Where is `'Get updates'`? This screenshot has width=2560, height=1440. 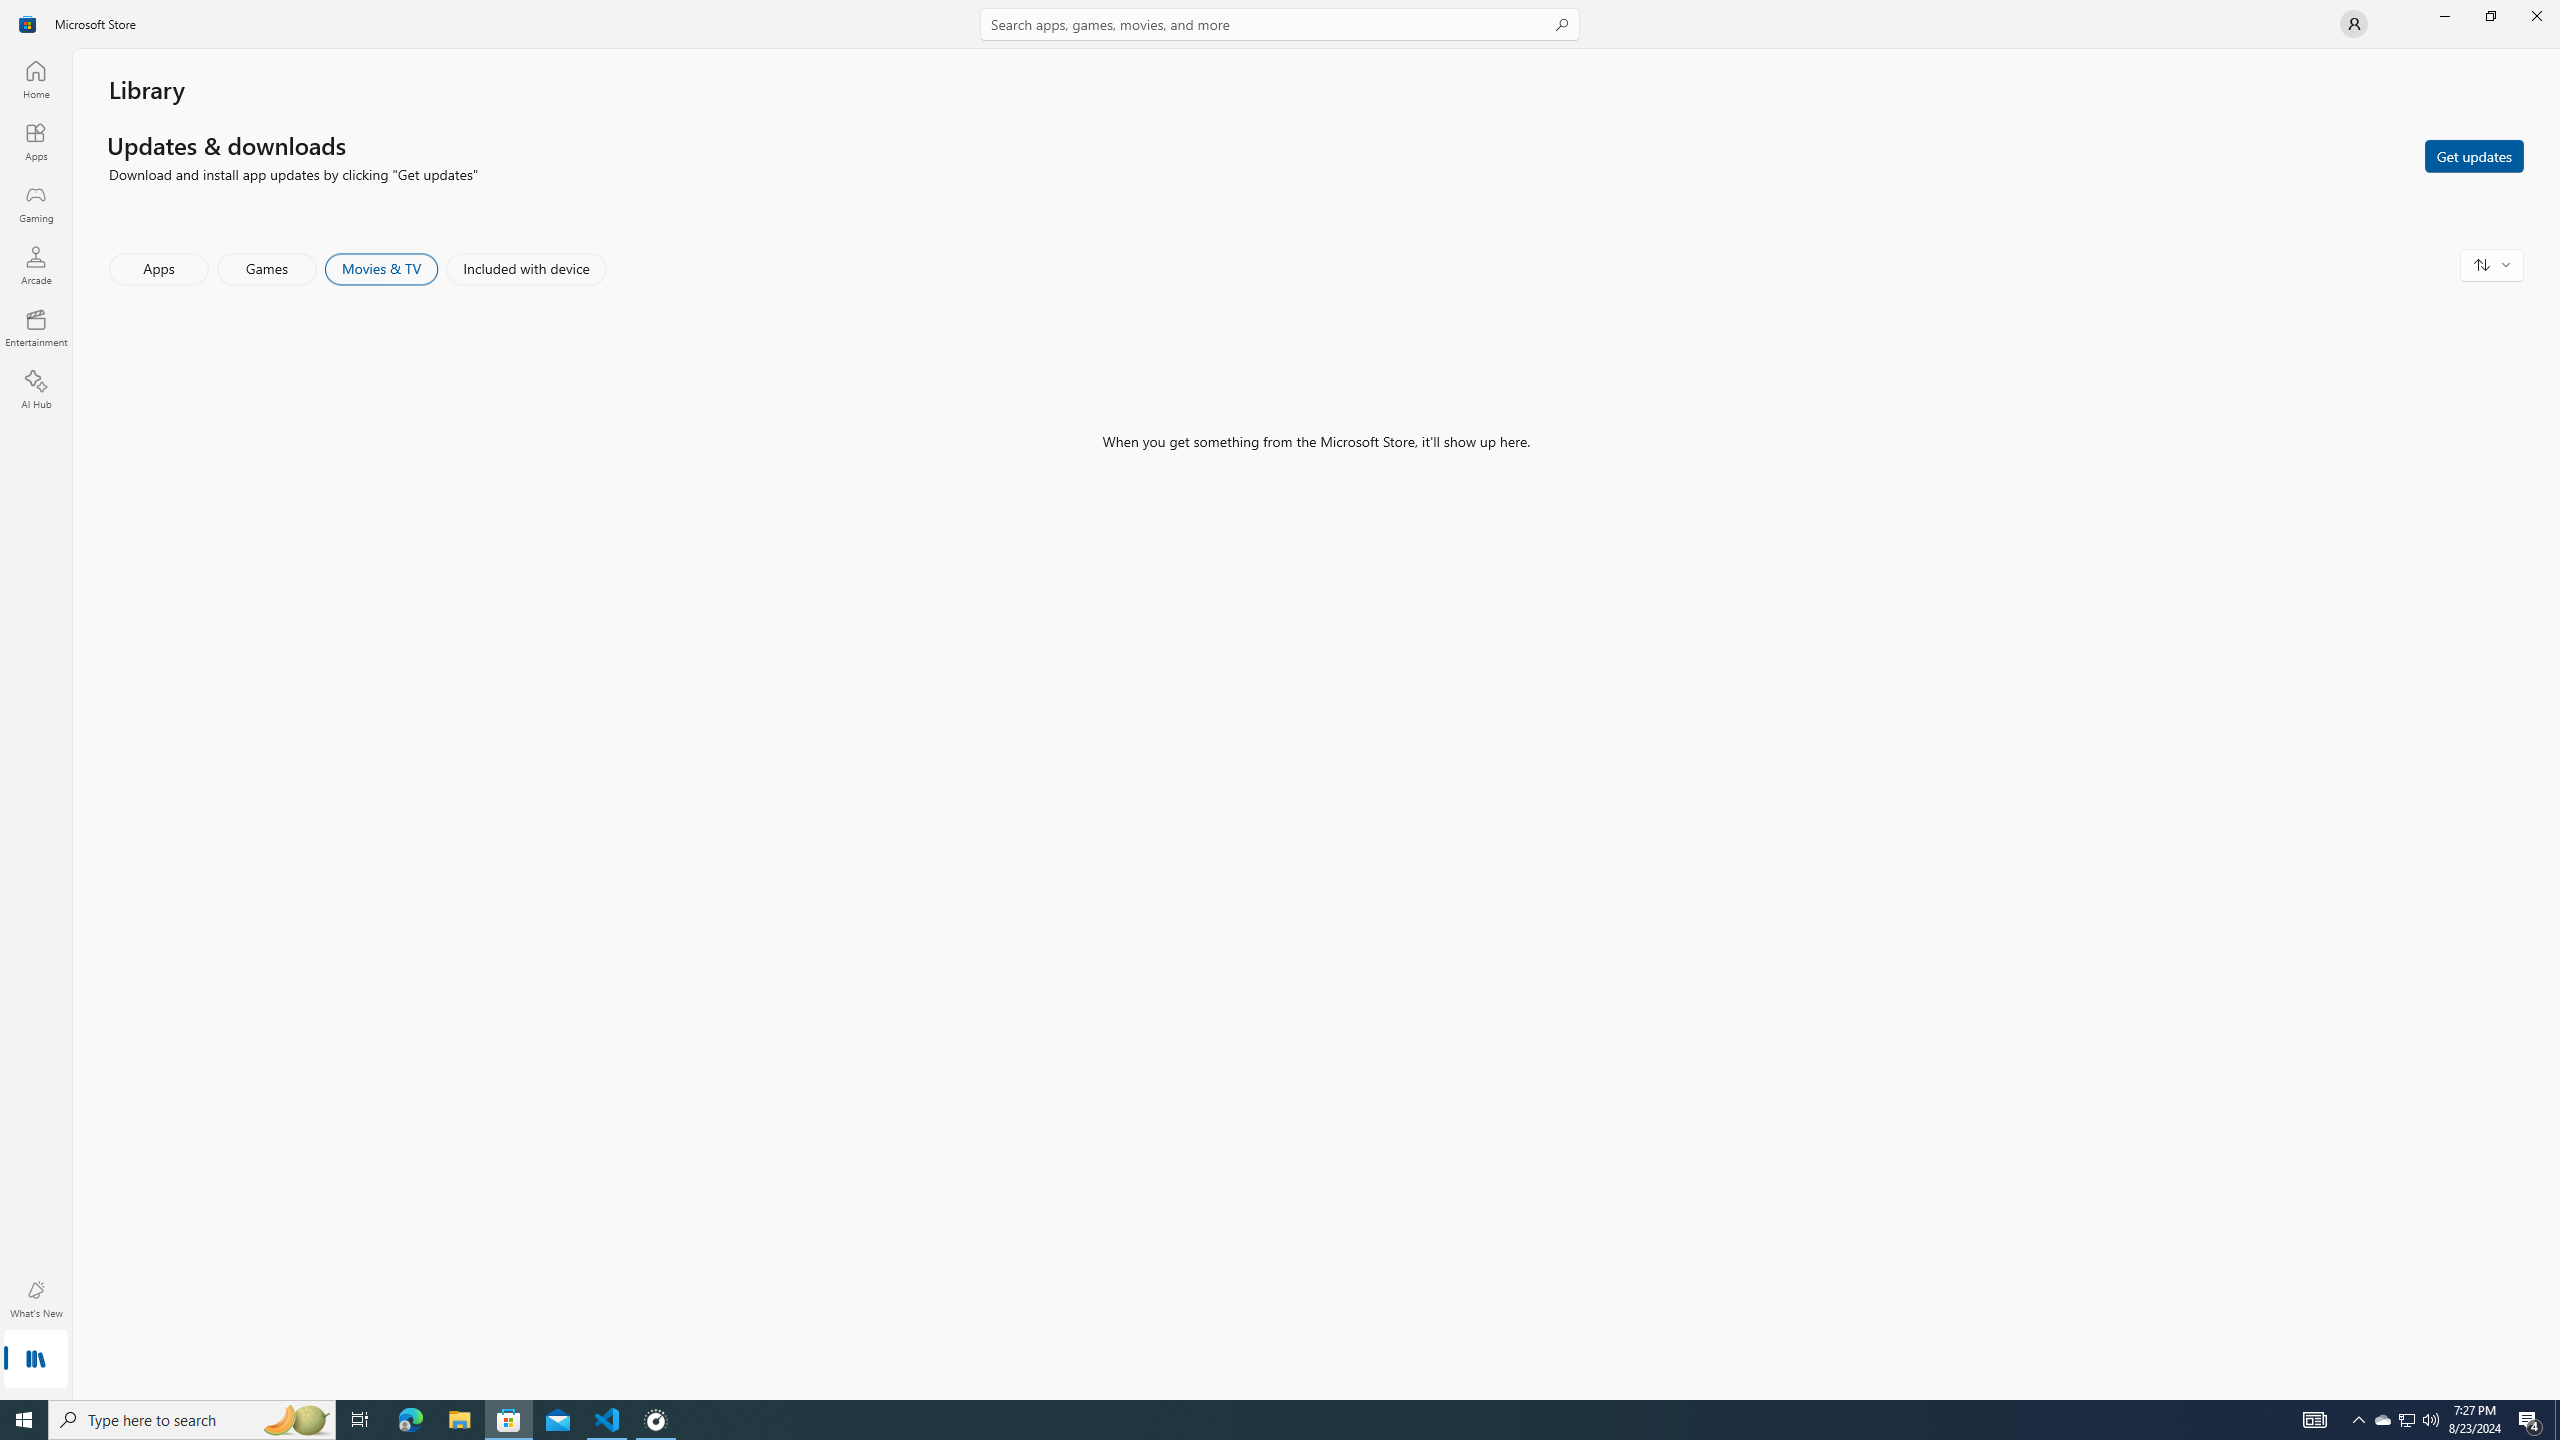
'Get updates' is located at coordinates (2474, 154).